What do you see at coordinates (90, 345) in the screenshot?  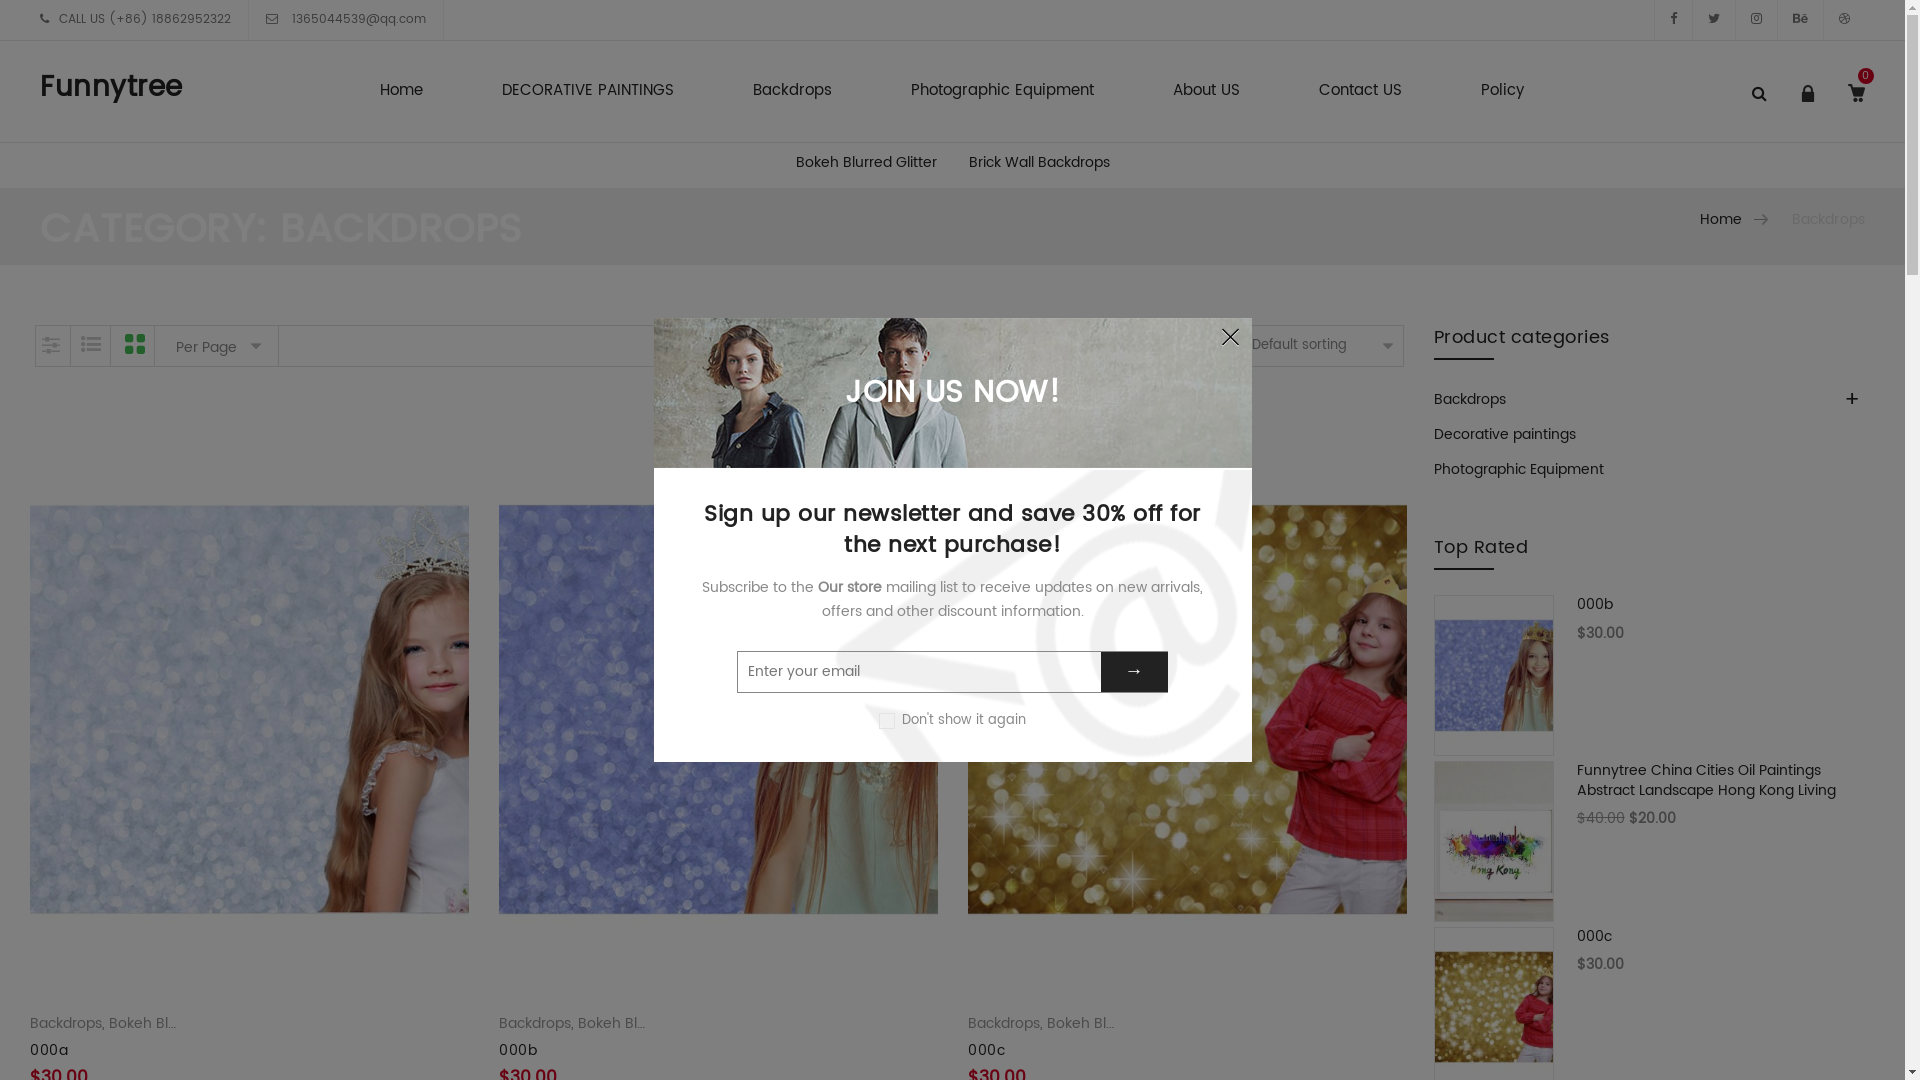 I see `'List view'` at bounding box center [90, 345].